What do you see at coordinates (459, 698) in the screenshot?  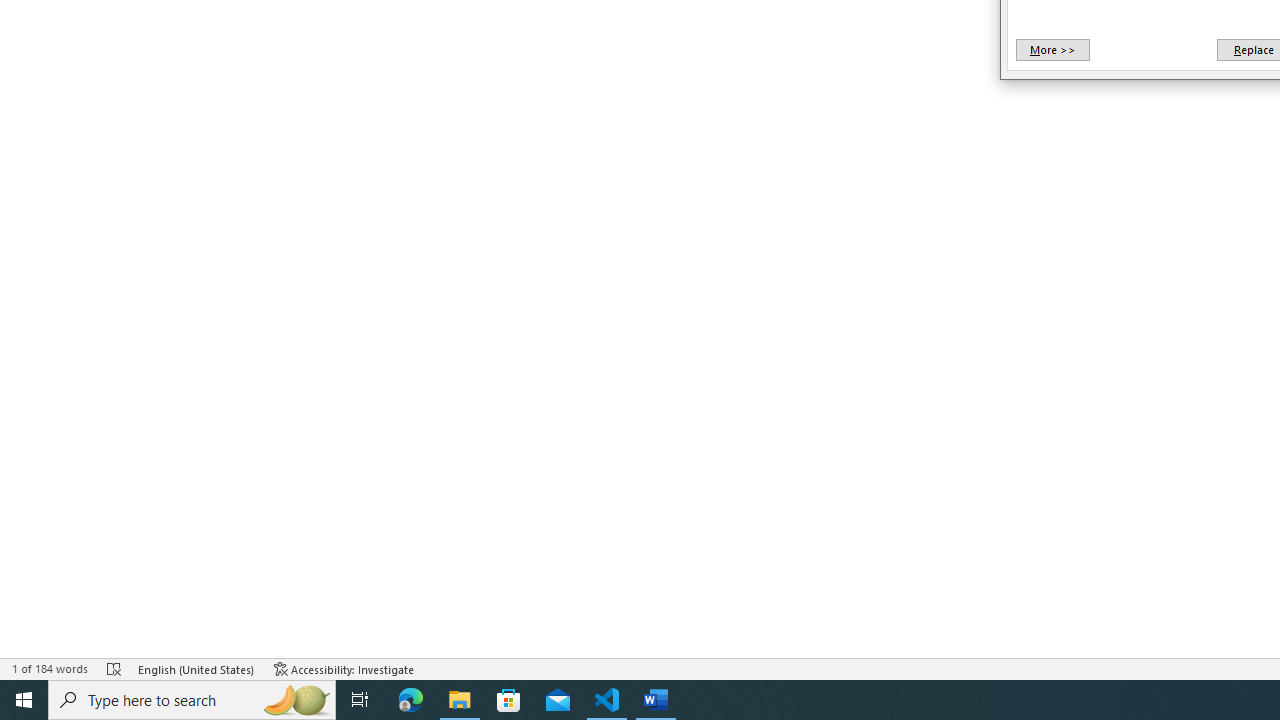 I see `'File Explorer - 1 running window'` at bounding box center [459, 698].